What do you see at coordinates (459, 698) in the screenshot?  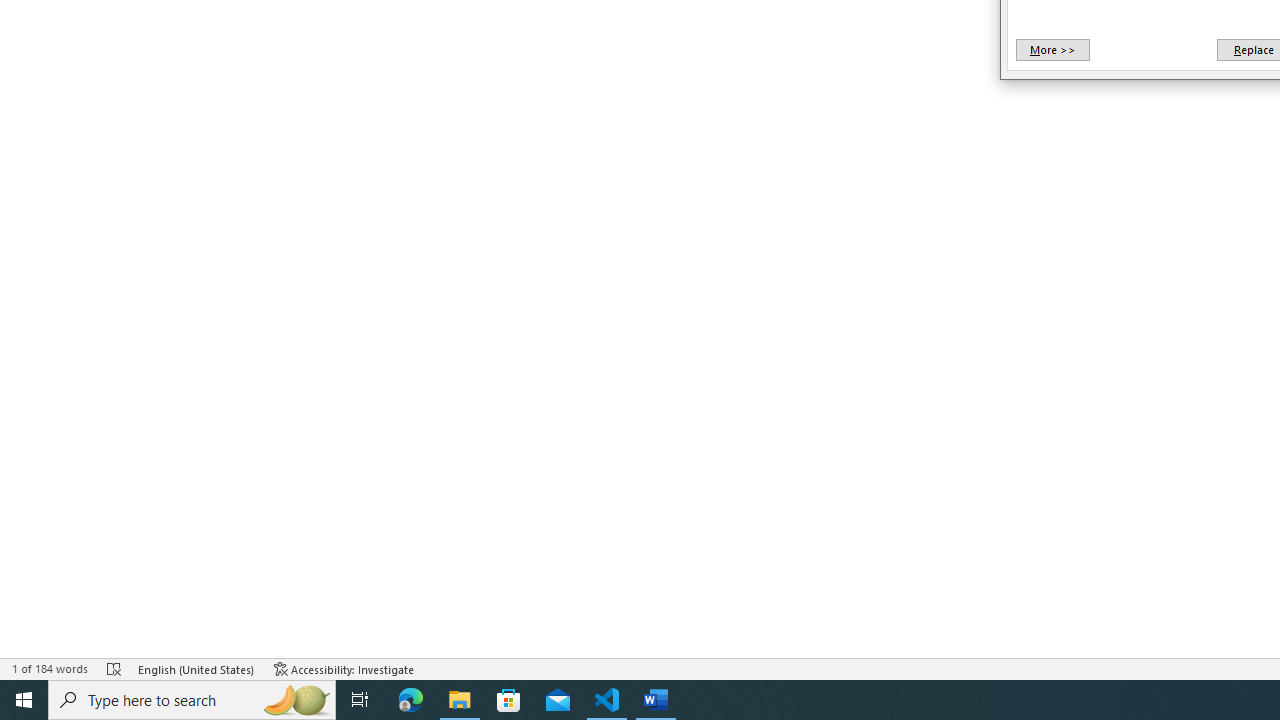 I see `'File Explorer - 1 running window'` at bounding box center [459, 698].